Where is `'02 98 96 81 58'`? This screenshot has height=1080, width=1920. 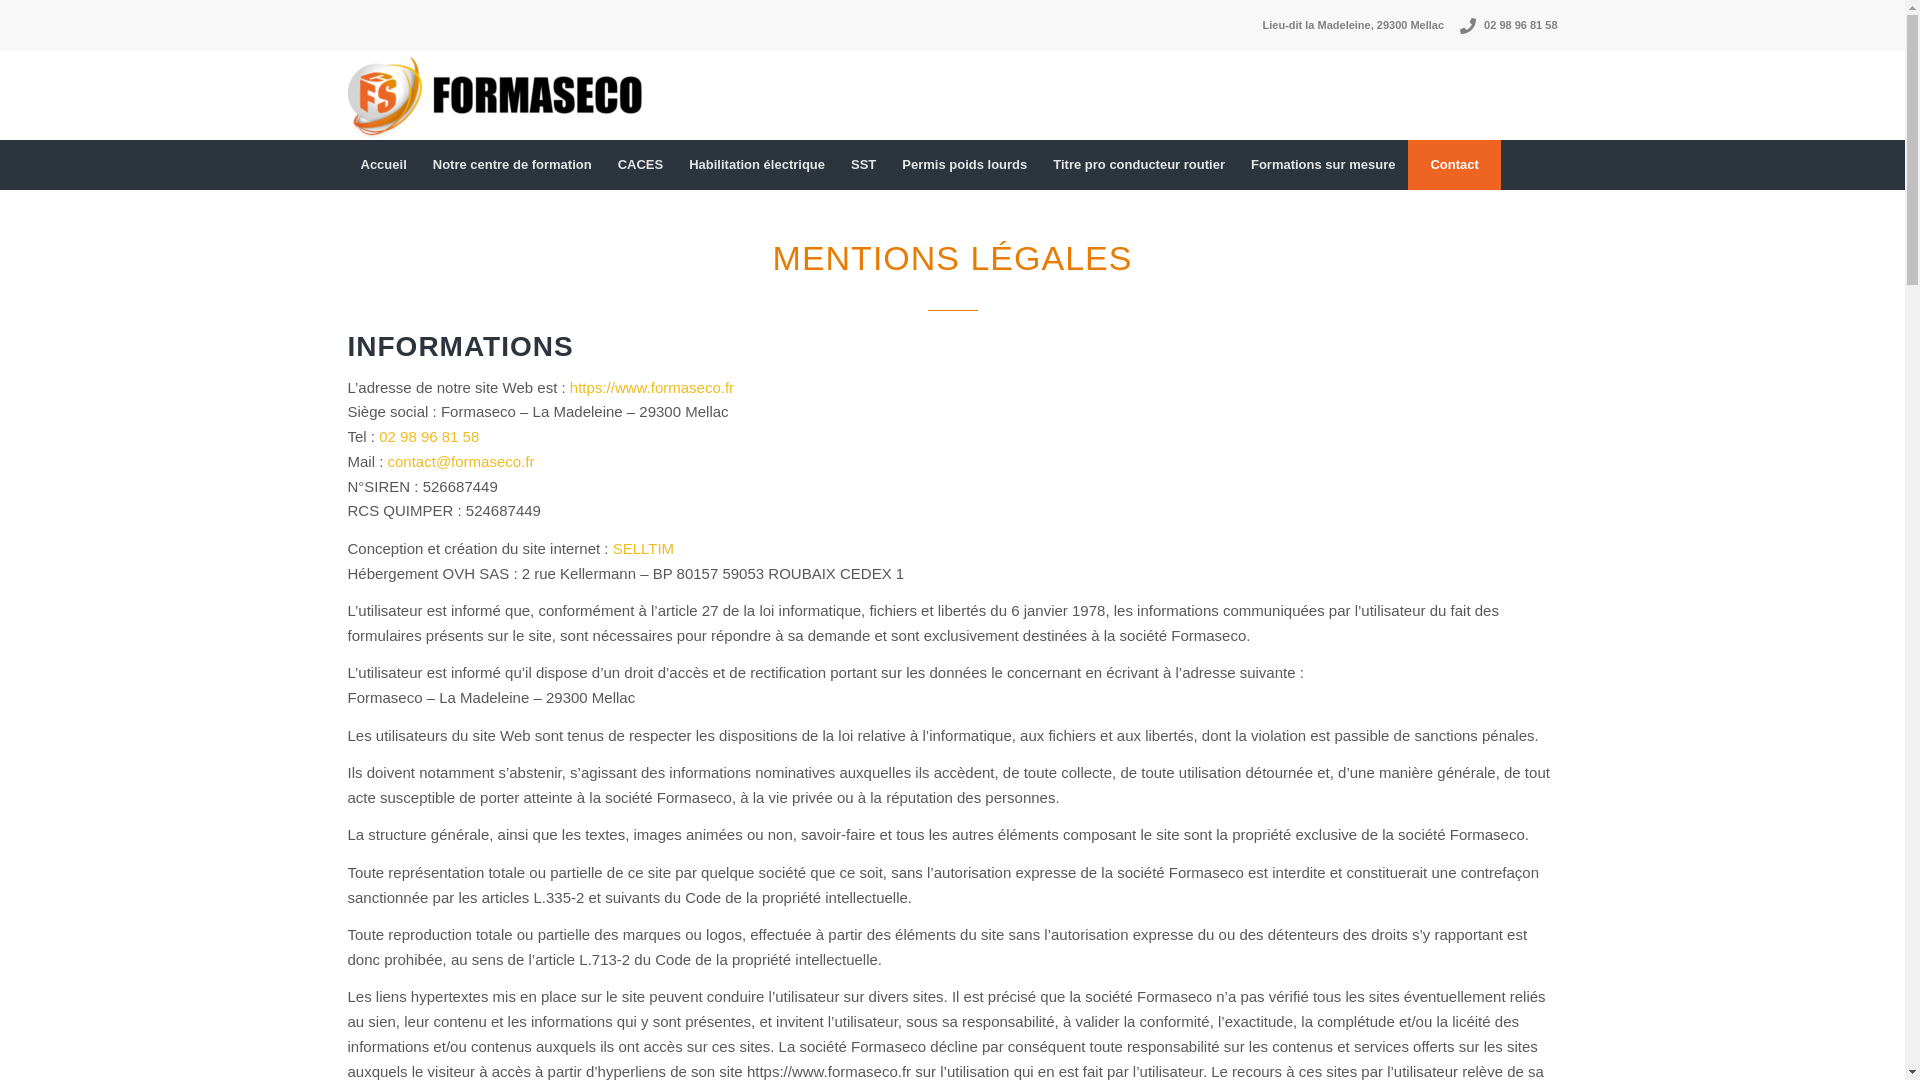
'02 98 96 81 58' is located at coordinates (1483, 25).